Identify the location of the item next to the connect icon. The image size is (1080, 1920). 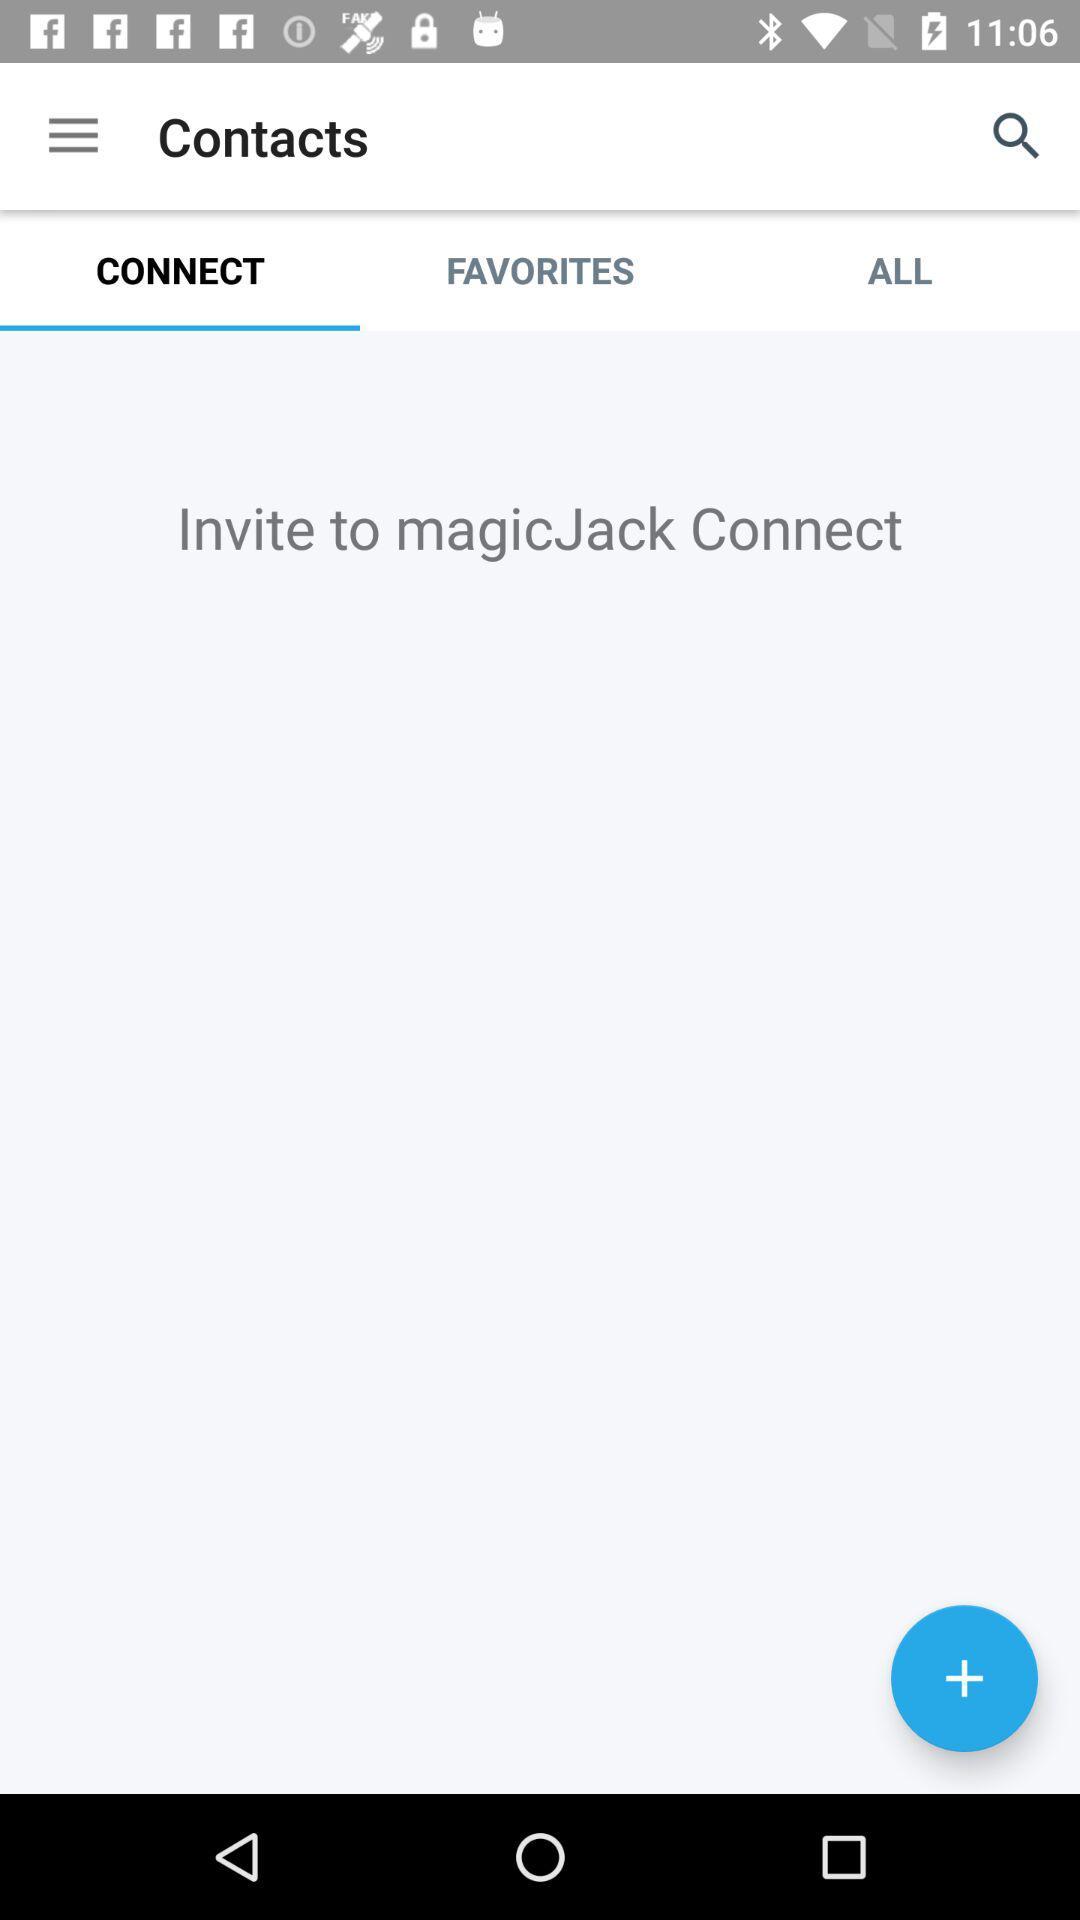
(540, 269).